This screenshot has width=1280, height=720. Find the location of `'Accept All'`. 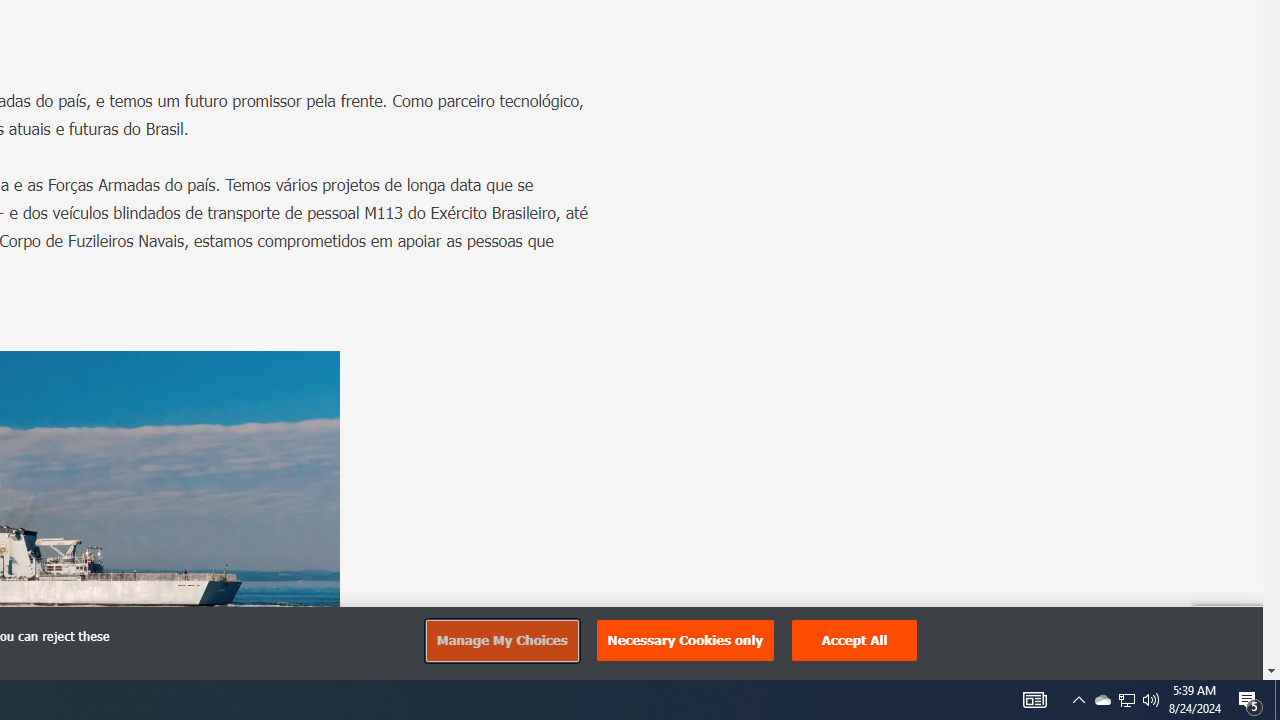

'Accept All' is located at coordinates (855, 640).